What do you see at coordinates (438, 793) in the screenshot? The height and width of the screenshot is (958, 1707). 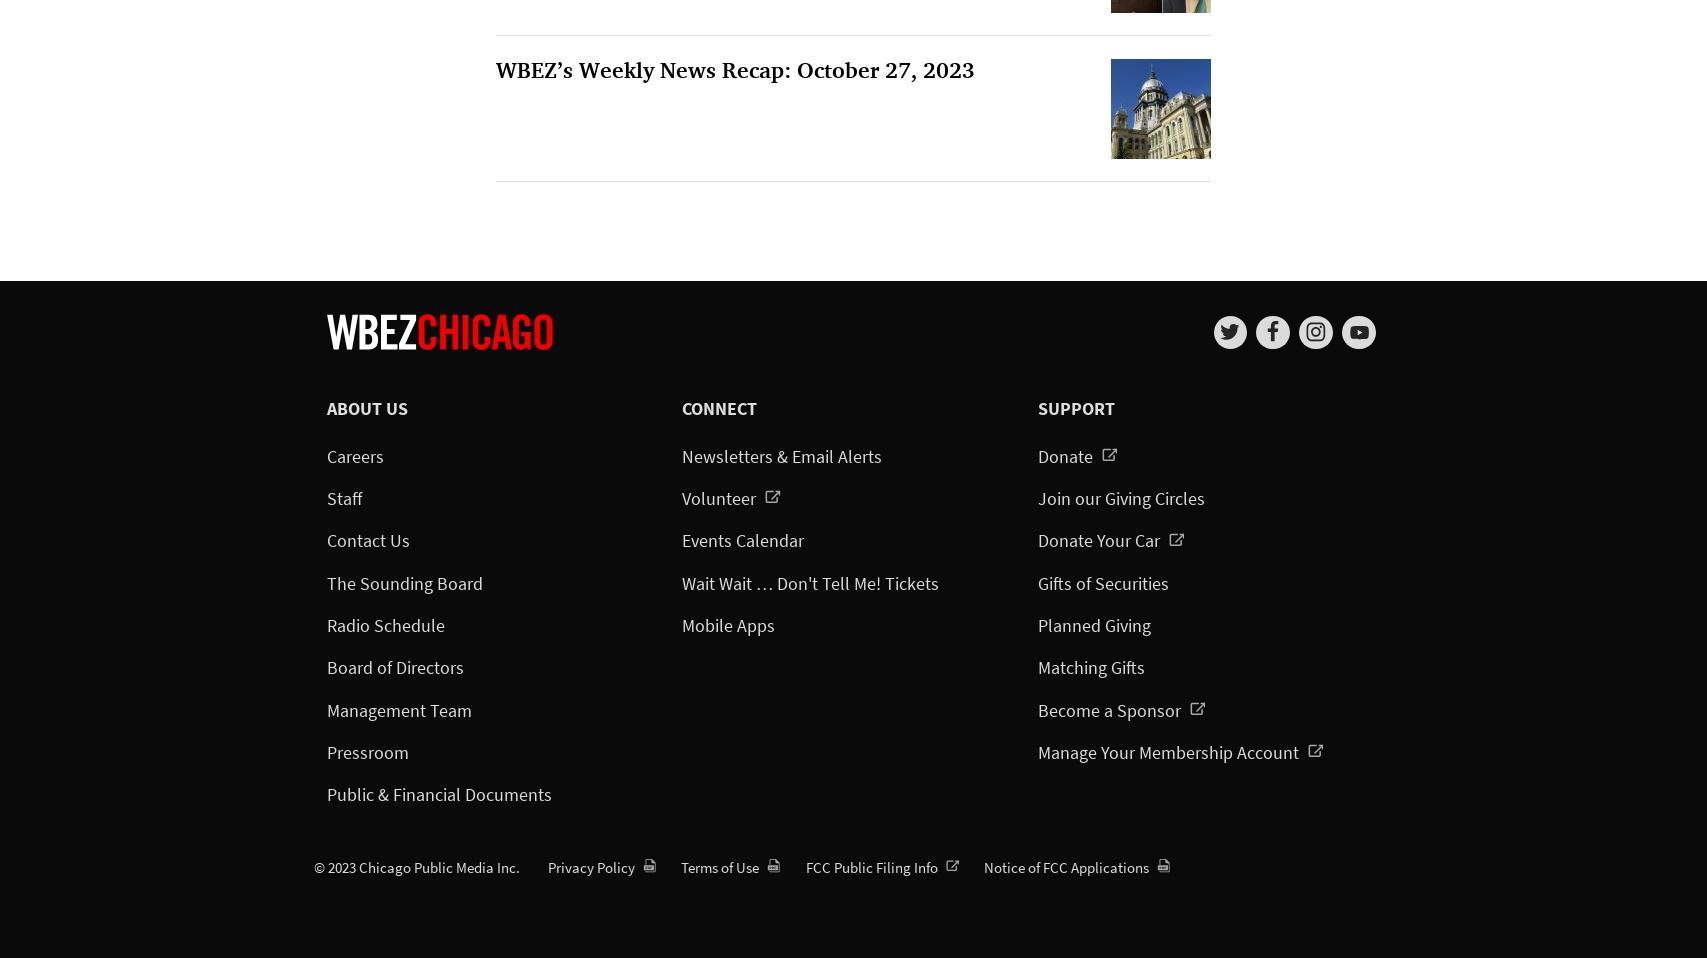 I see `'Public & Financial Documents'` at bounding box center [438, 793].